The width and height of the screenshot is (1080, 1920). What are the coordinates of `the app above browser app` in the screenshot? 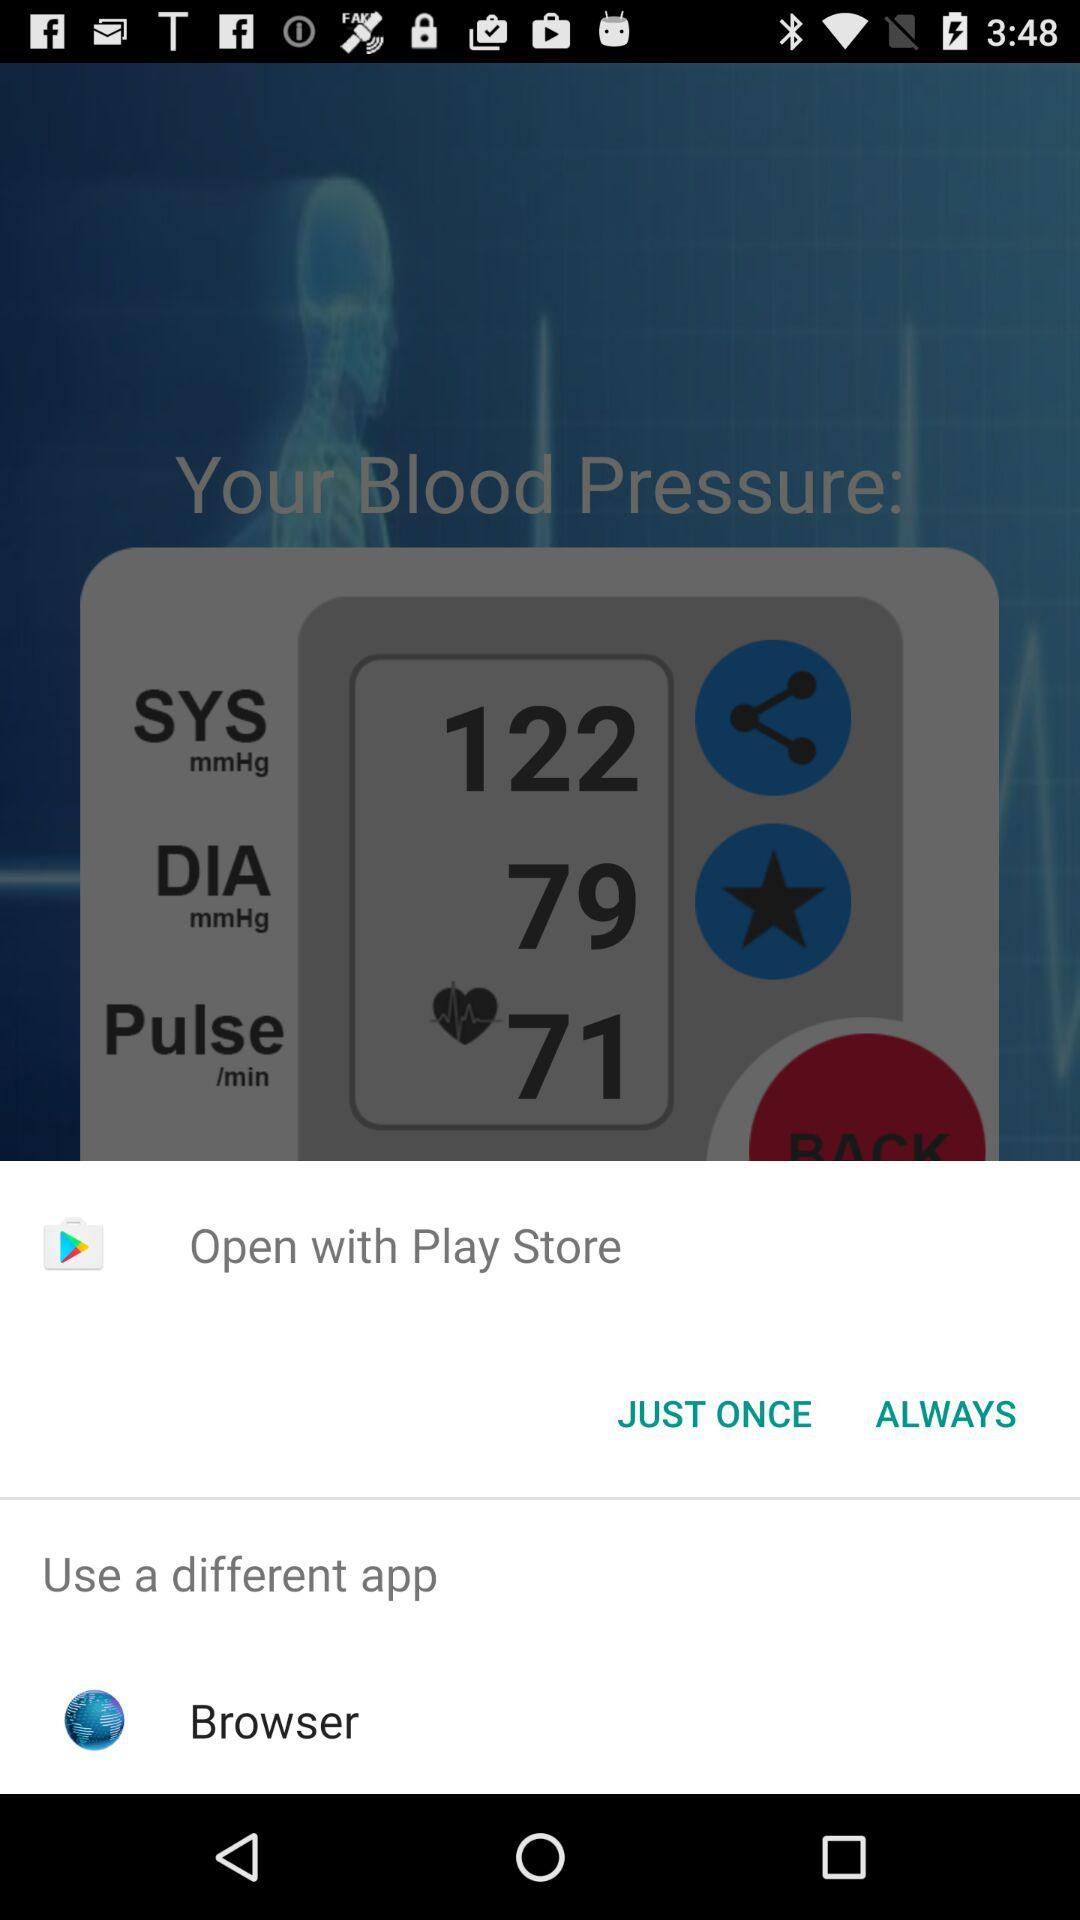 It's located at (540, 1572).